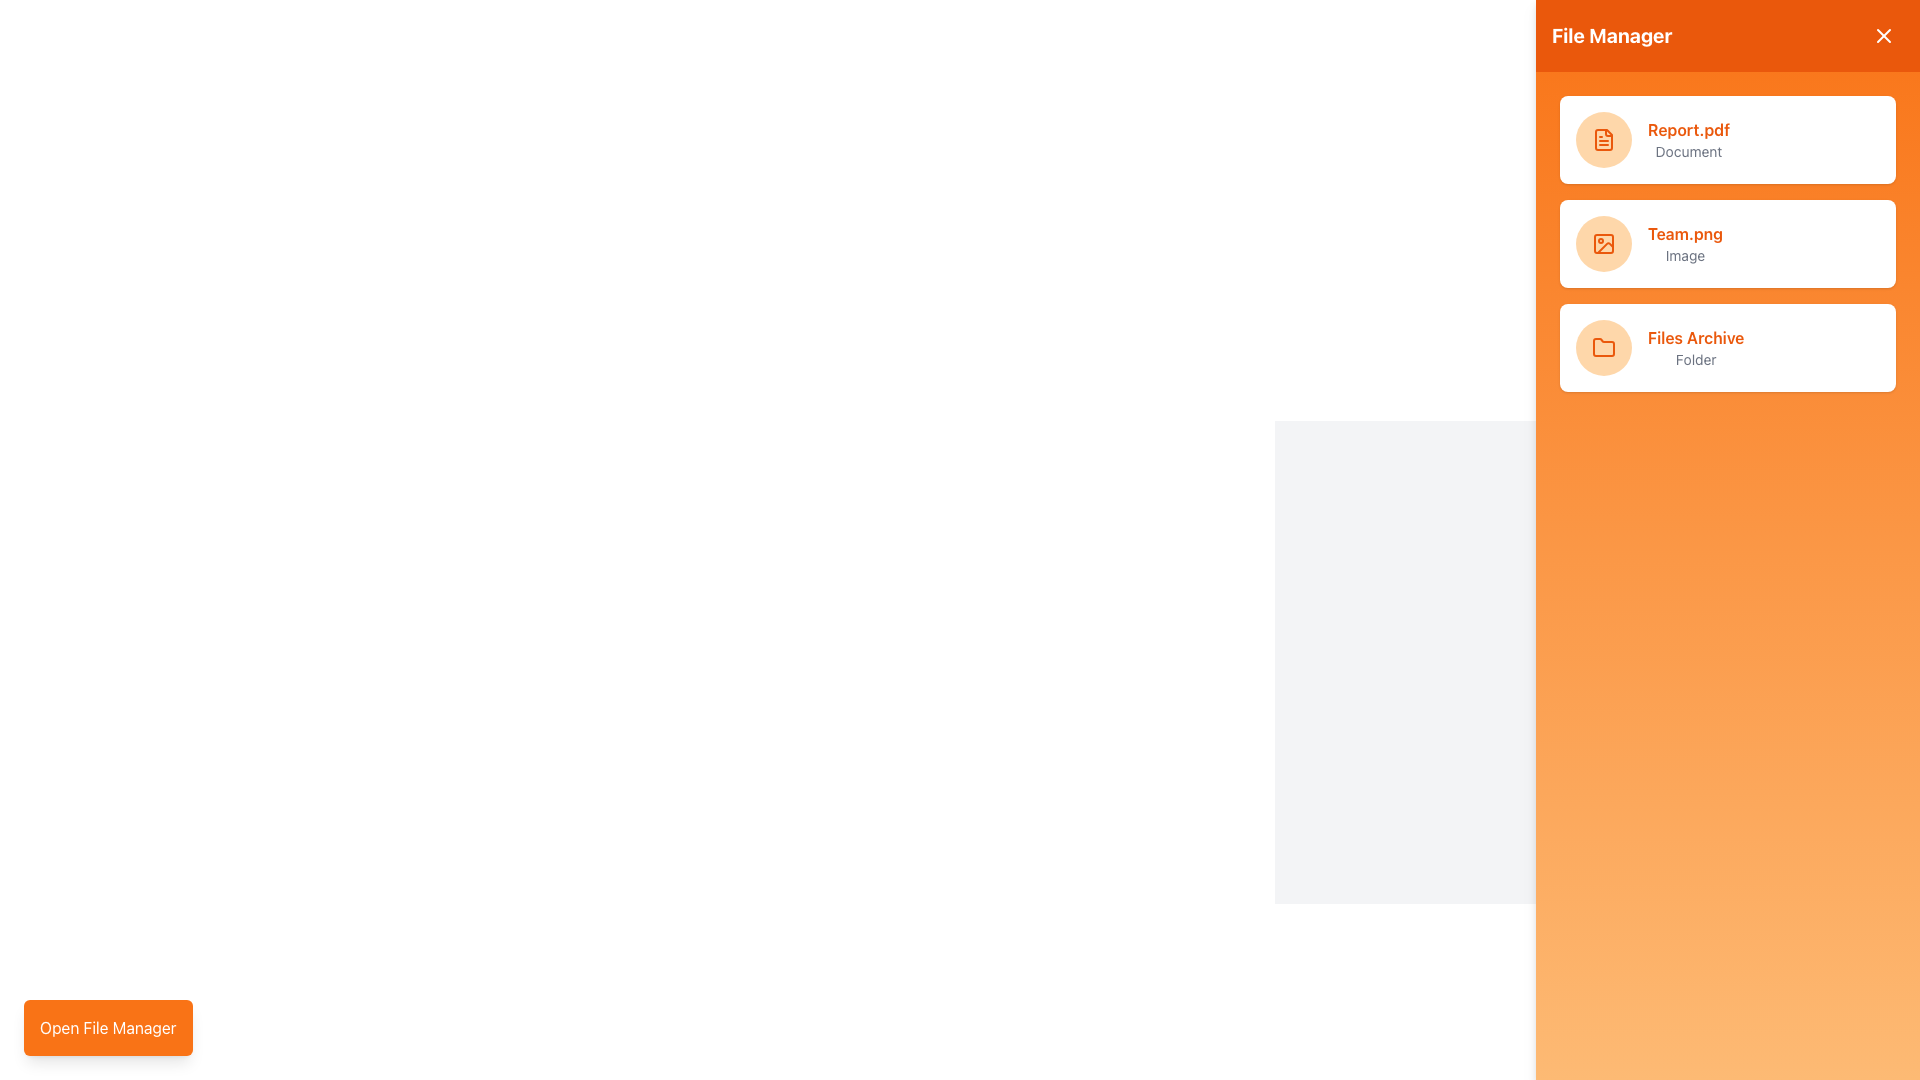 The image size is (1920, 1080). What do you see at coordinates (1727, 242) in the screenshot?
I see `the selectable card representing the file entry 'Team.png'` at bounding box center [1727, 242].